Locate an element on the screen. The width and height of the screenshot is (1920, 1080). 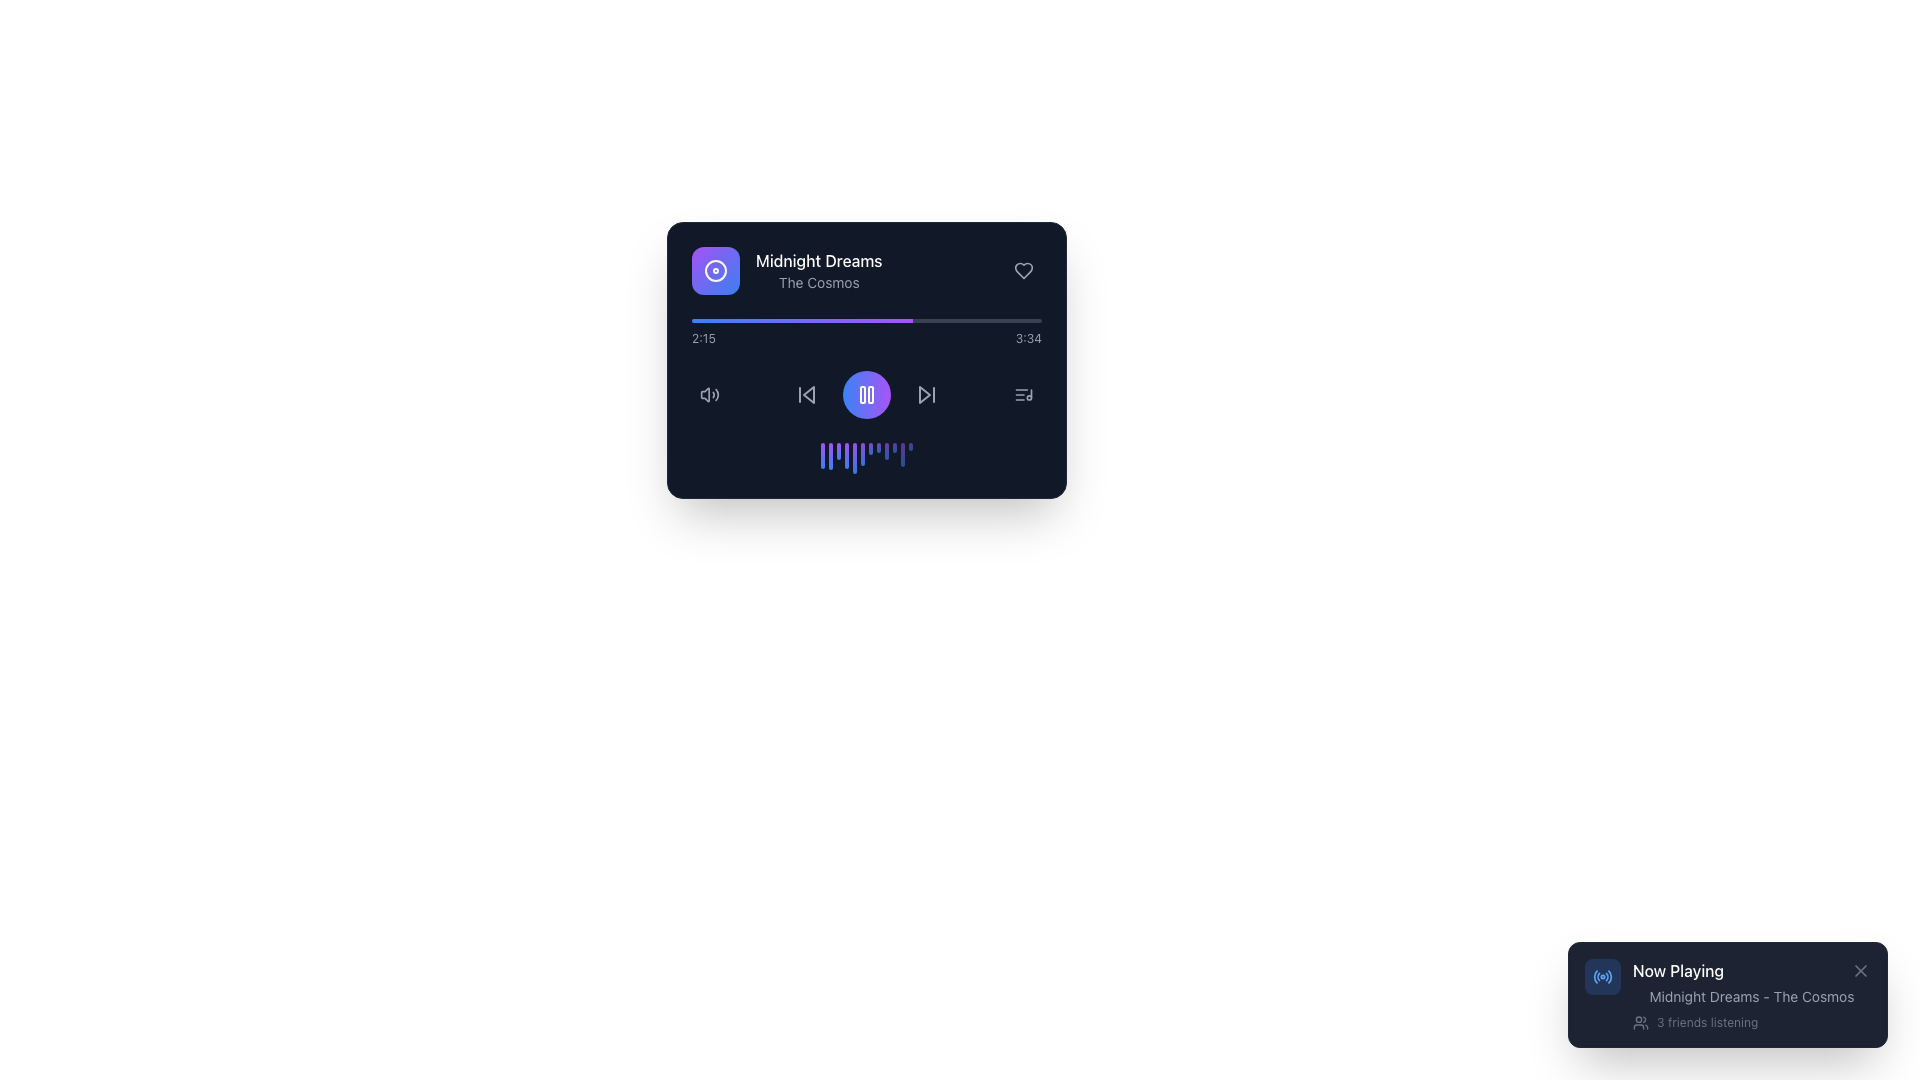
the text label displaying 'The Cosmos', which is located below the title 'Midnight Dreams' in the content card at the top-center of the interface is located at coordinates (819, 282).